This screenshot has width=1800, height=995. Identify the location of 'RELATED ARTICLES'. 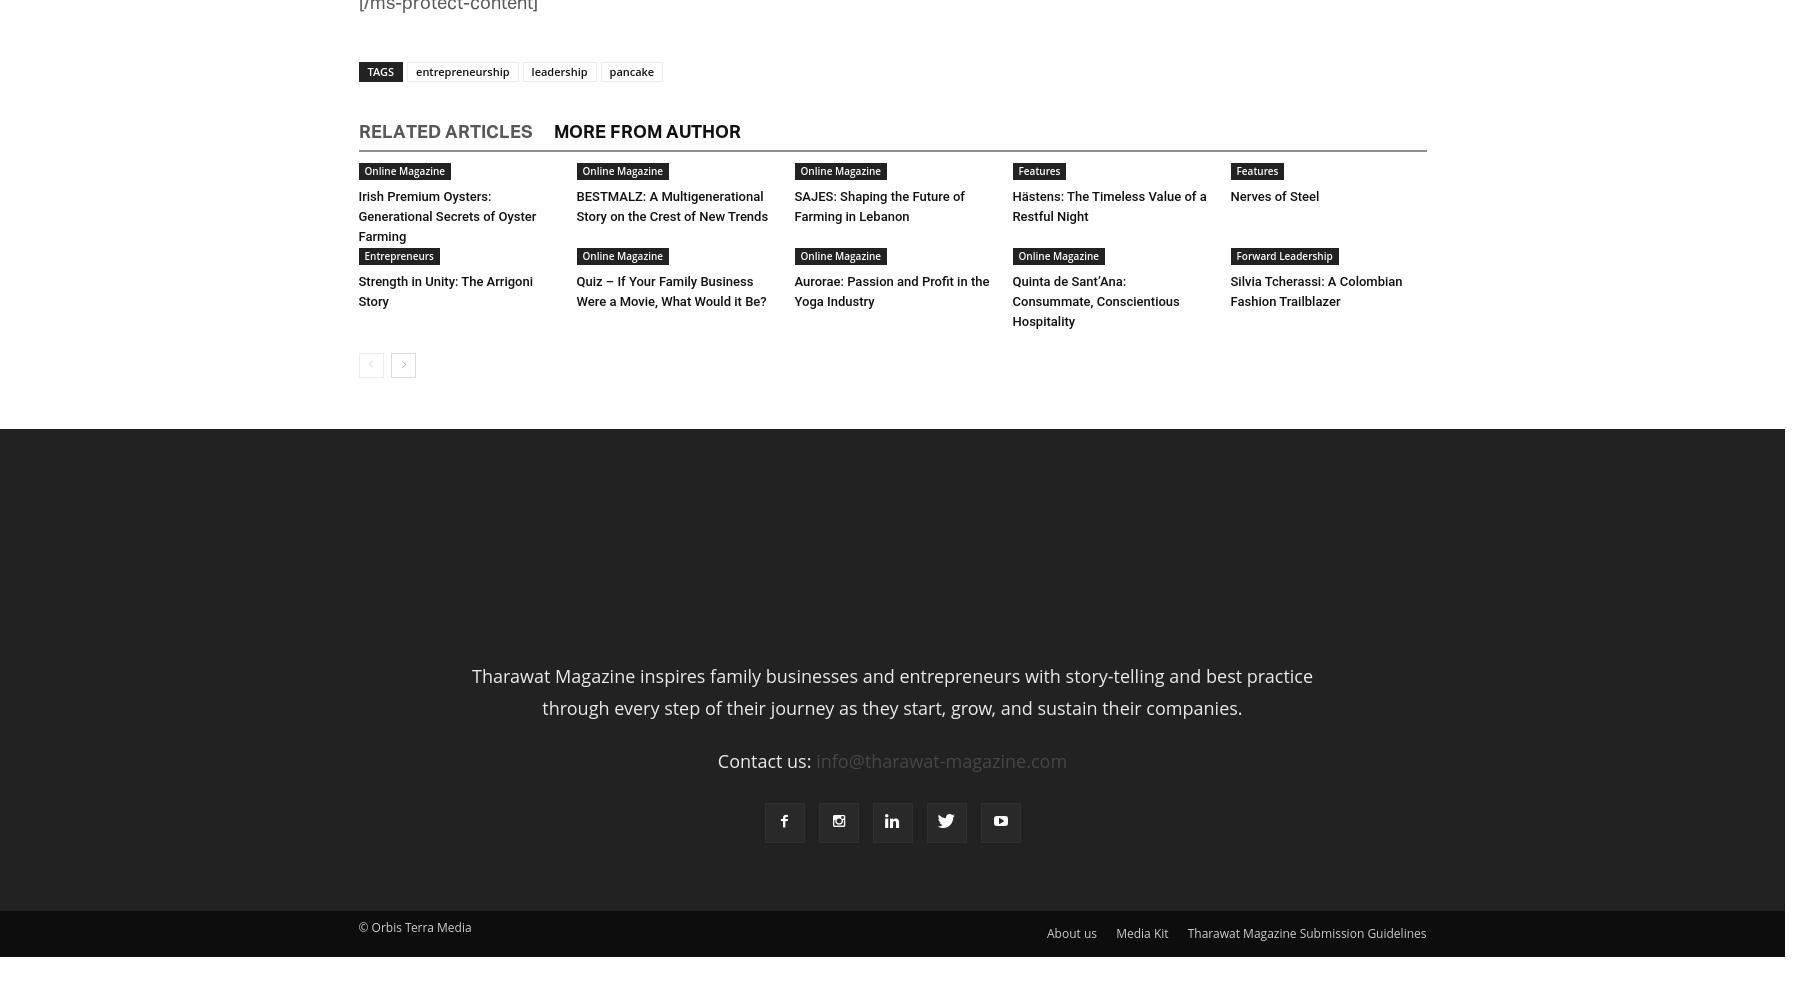
(444, 131).